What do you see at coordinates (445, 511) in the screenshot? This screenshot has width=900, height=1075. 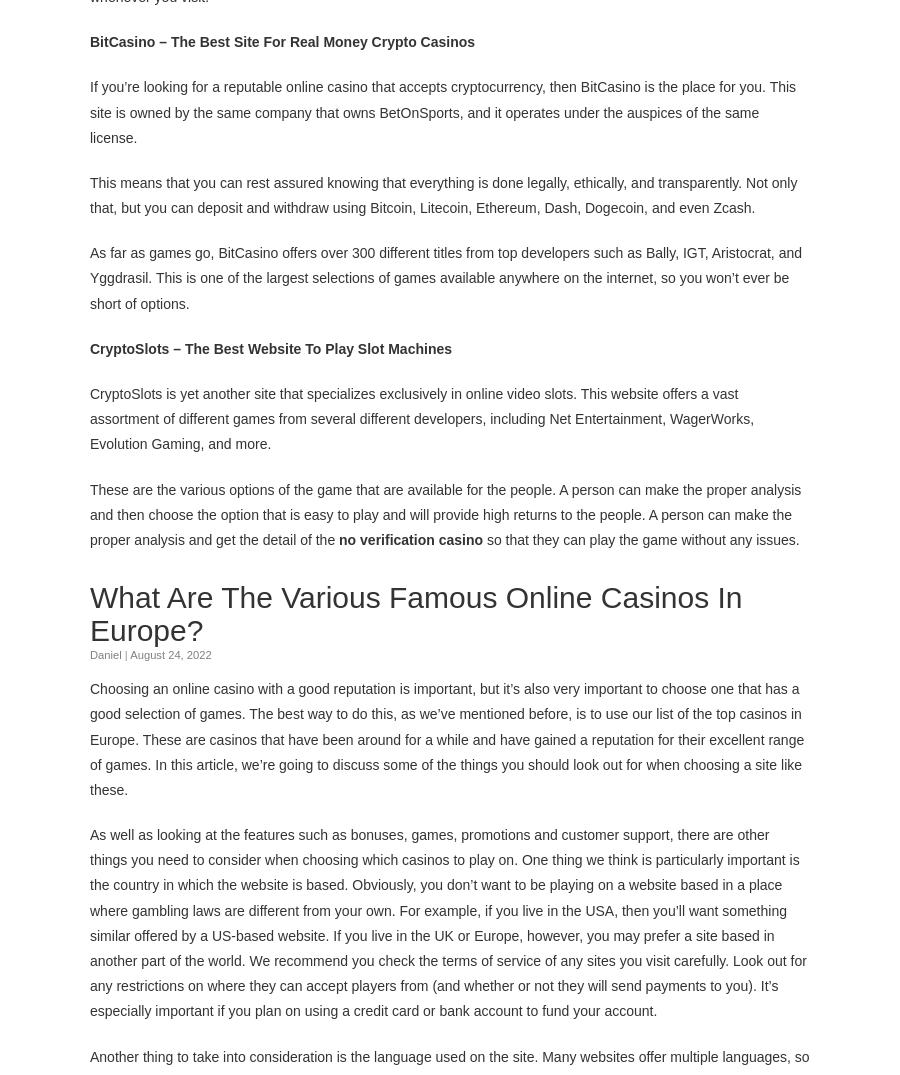 I see `'These are the various options of the game that are available for the people. A person can make the proper analysis and then choose the option that is easy to play and will provide high returns to the people. A person can make the proper analysis and get the detail of the'` at bounding box center [445, 511].